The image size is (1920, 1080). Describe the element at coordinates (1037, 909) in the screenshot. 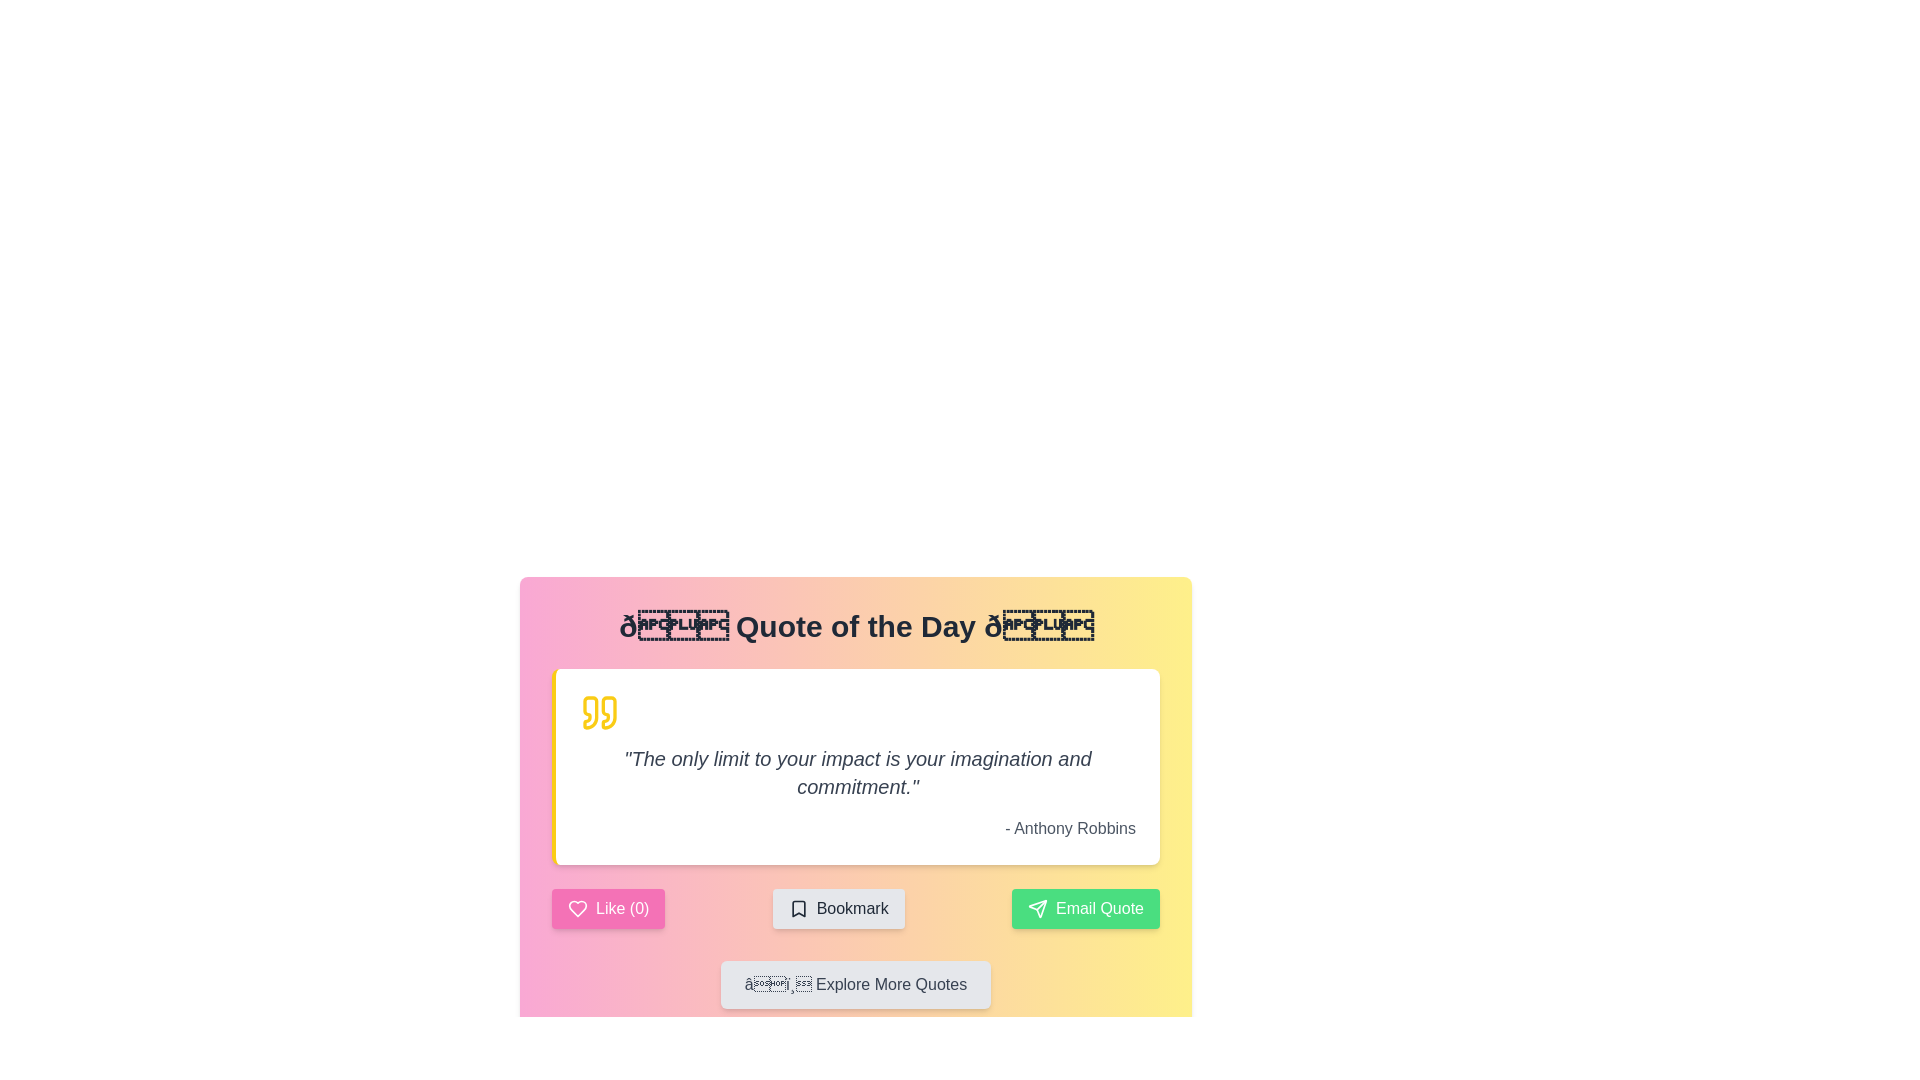

I see `the 'Email Quote' button, represented by a green rectangular button located at the bottom-right section of the interface, for keyboard interaction` at that location.